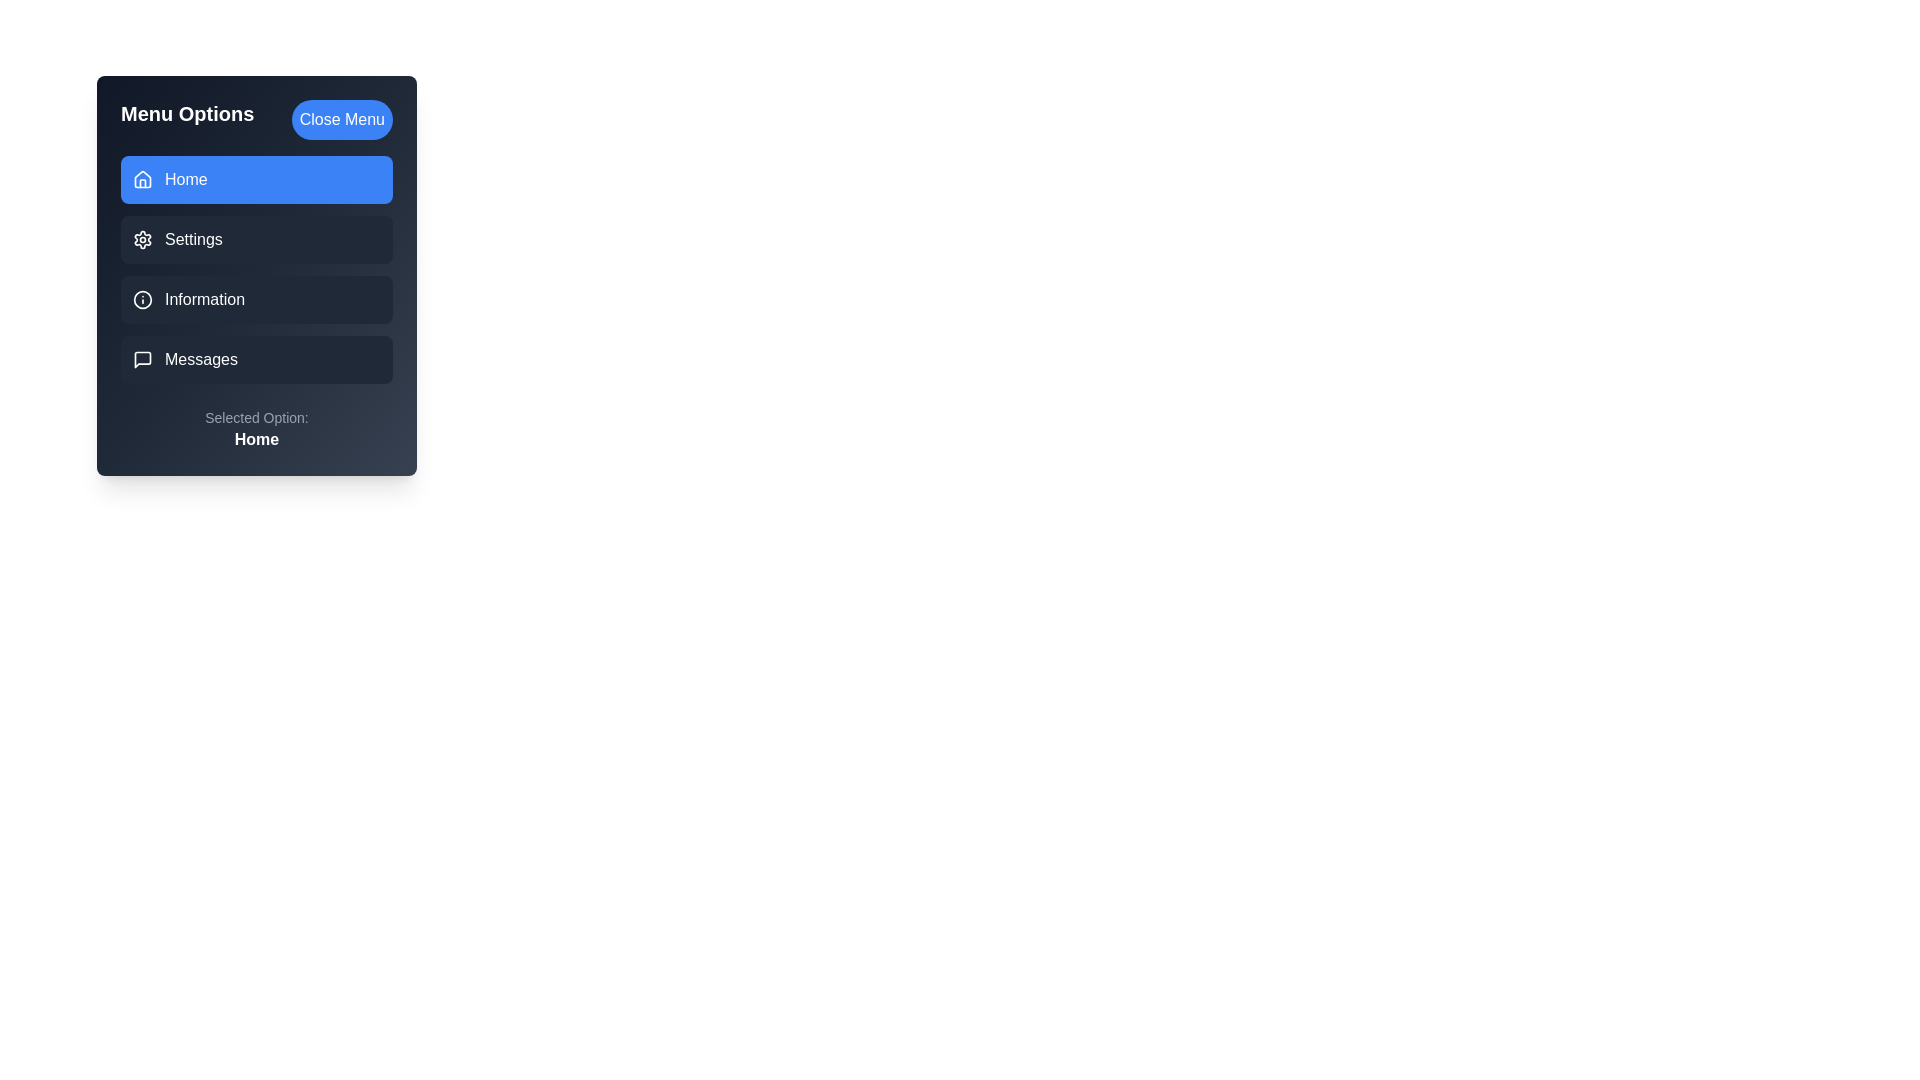 This screenshot has width=1920, height=1080. Describe the element at coordinates (255, 428) in the screenshot. I see `text displayed on the label showing 'Selected Option: Home', which is located at the bottom of the menu panel below the 'Messages' option` at that location.